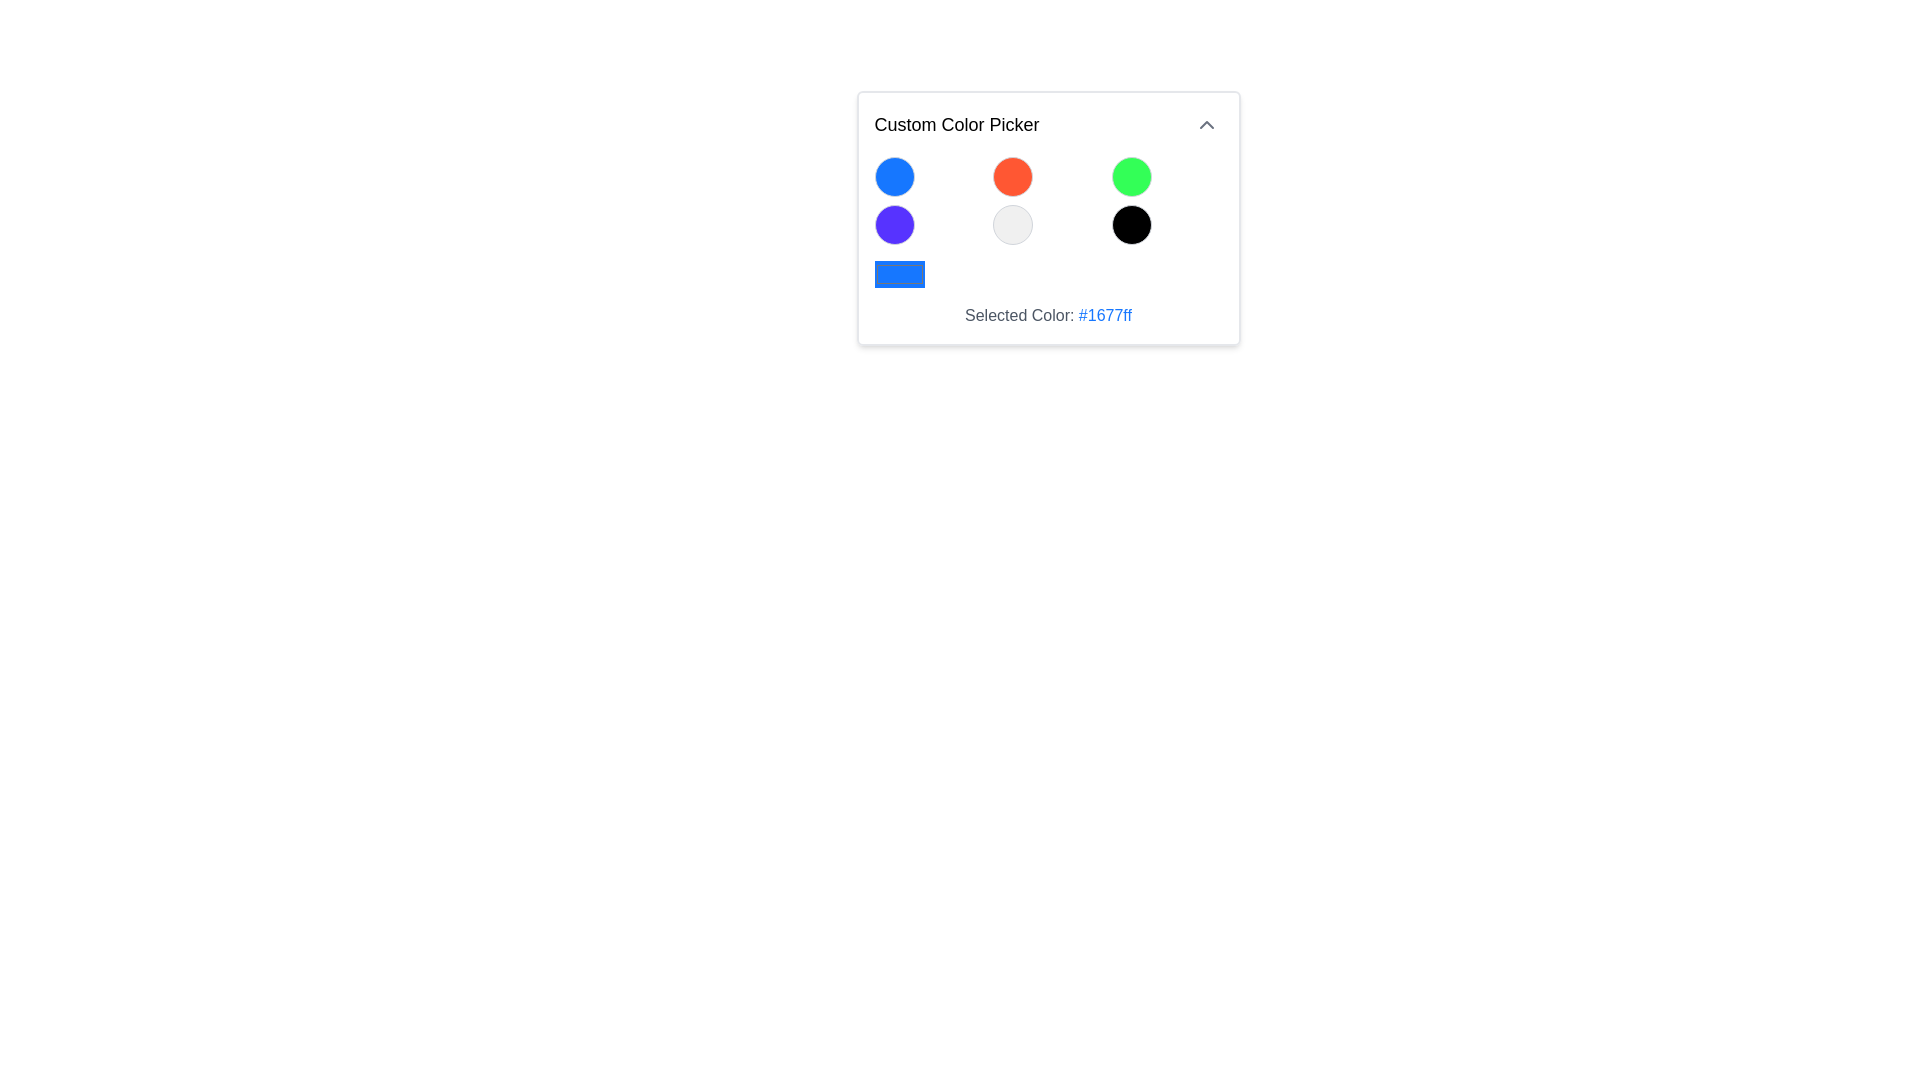  Describe the element at coordinates (955, 124) in the screenshot. I see `the Text label that serves as a header for the color selection interface, providing context for the section below it` at that location.